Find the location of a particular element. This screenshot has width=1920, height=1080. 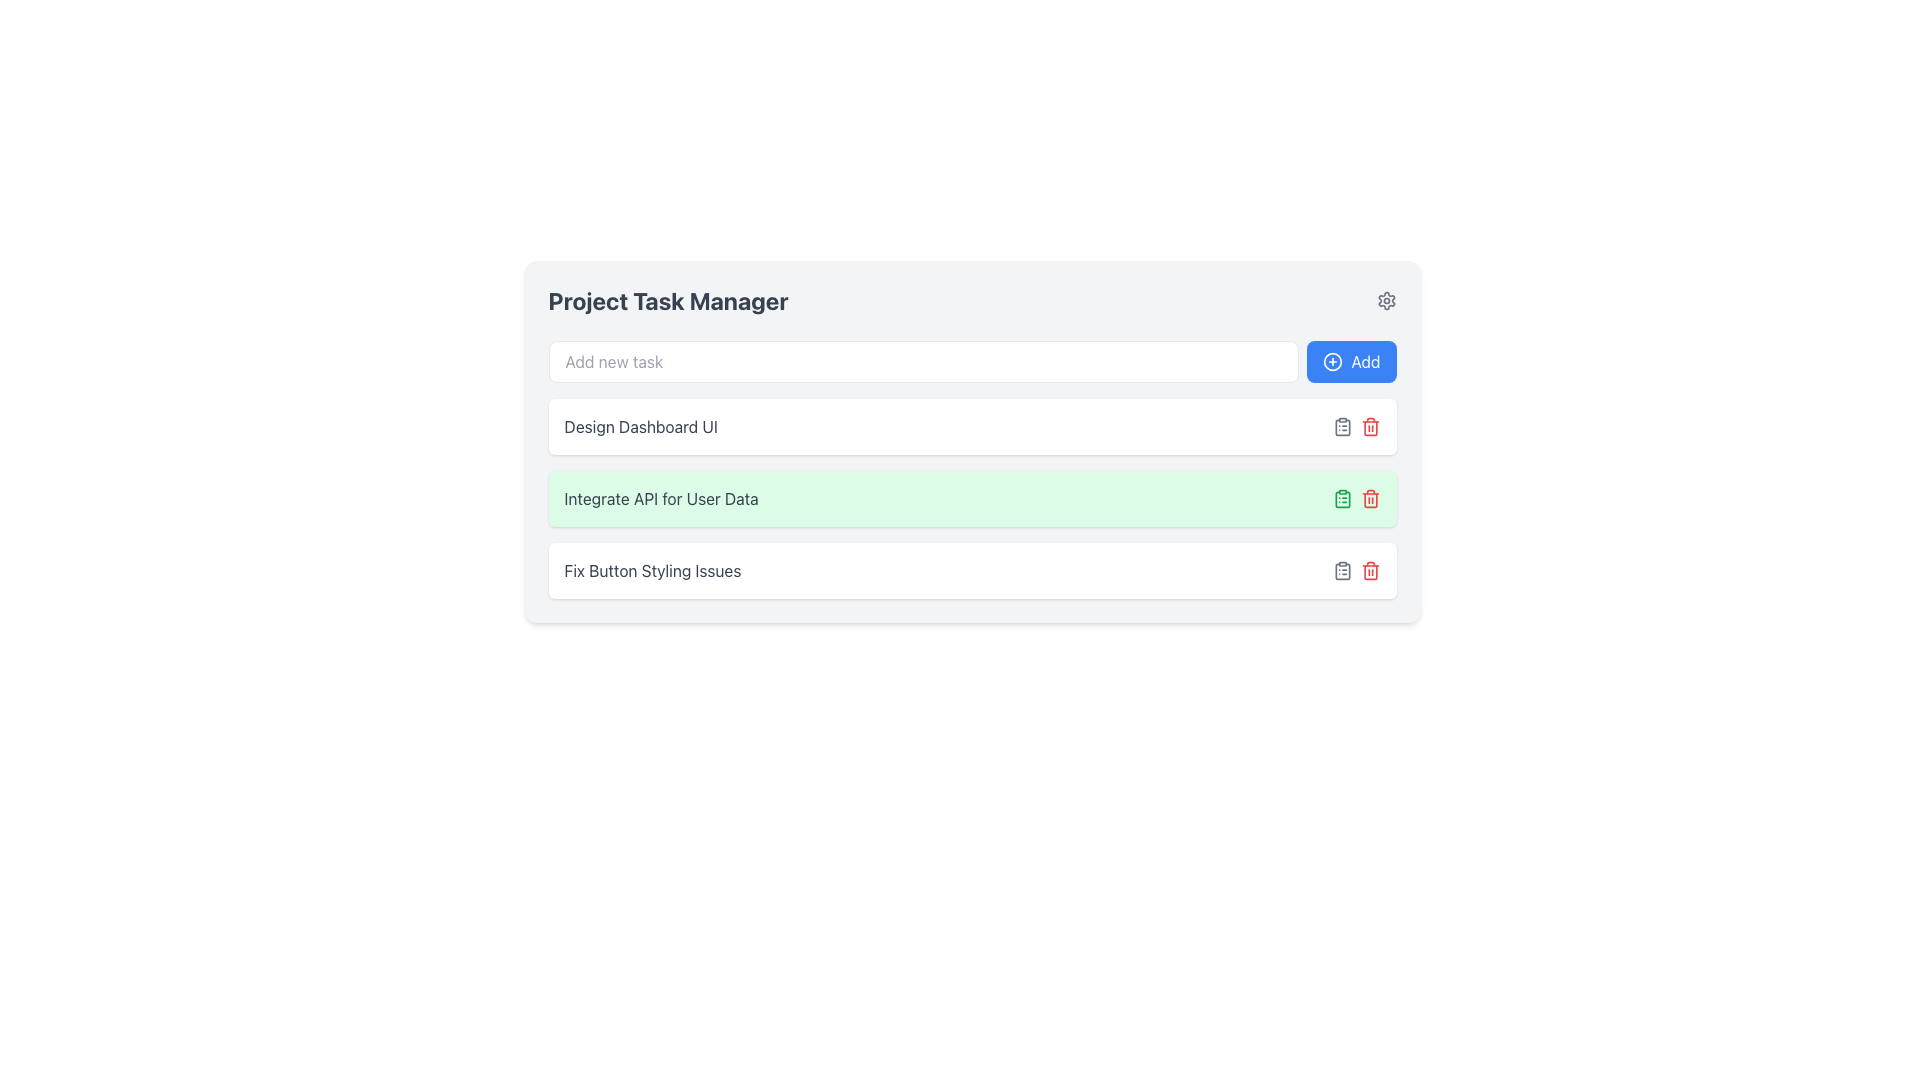

the trash can icon button, which is styled in red and positioned at the far-right of the row labeled 'Integrate API for User Data' is located at coordinates (1369, 497).